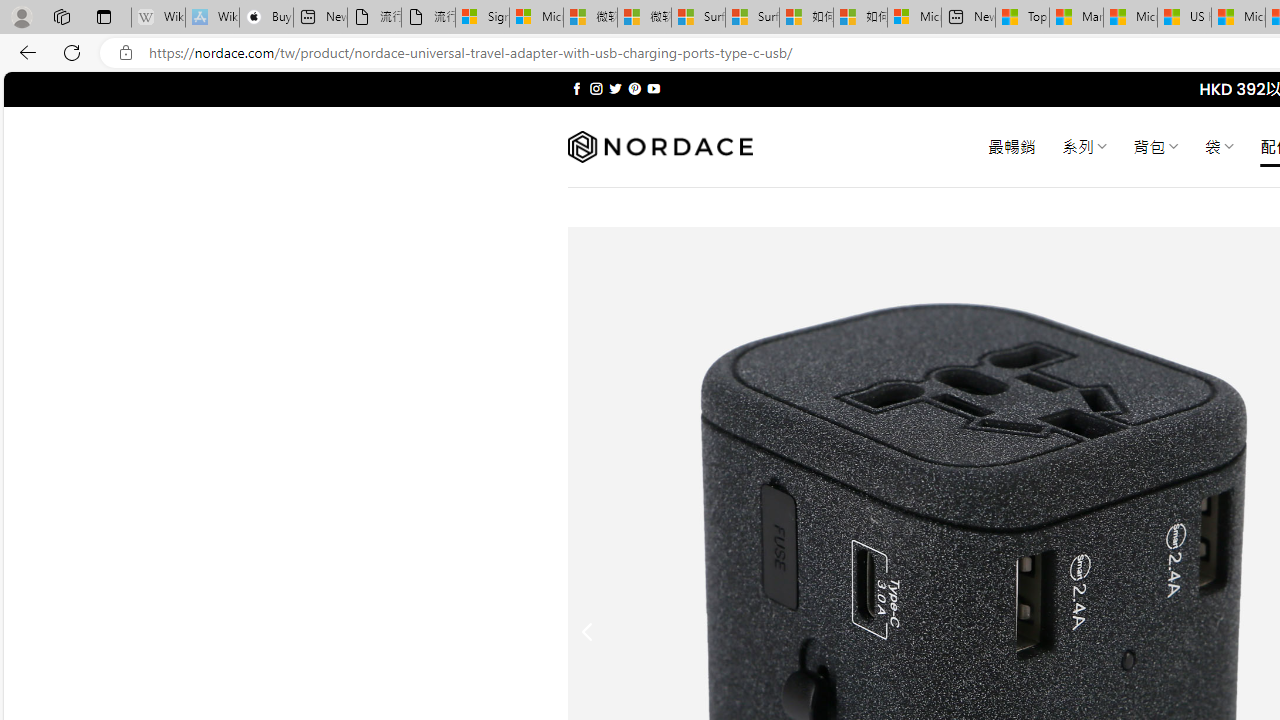 The image size is (1280, 720). What do you see at coordinates (482, 17) in the screenshot?
I see `'Sign in to your Microsoft account'` at bounding box center [482, 17].